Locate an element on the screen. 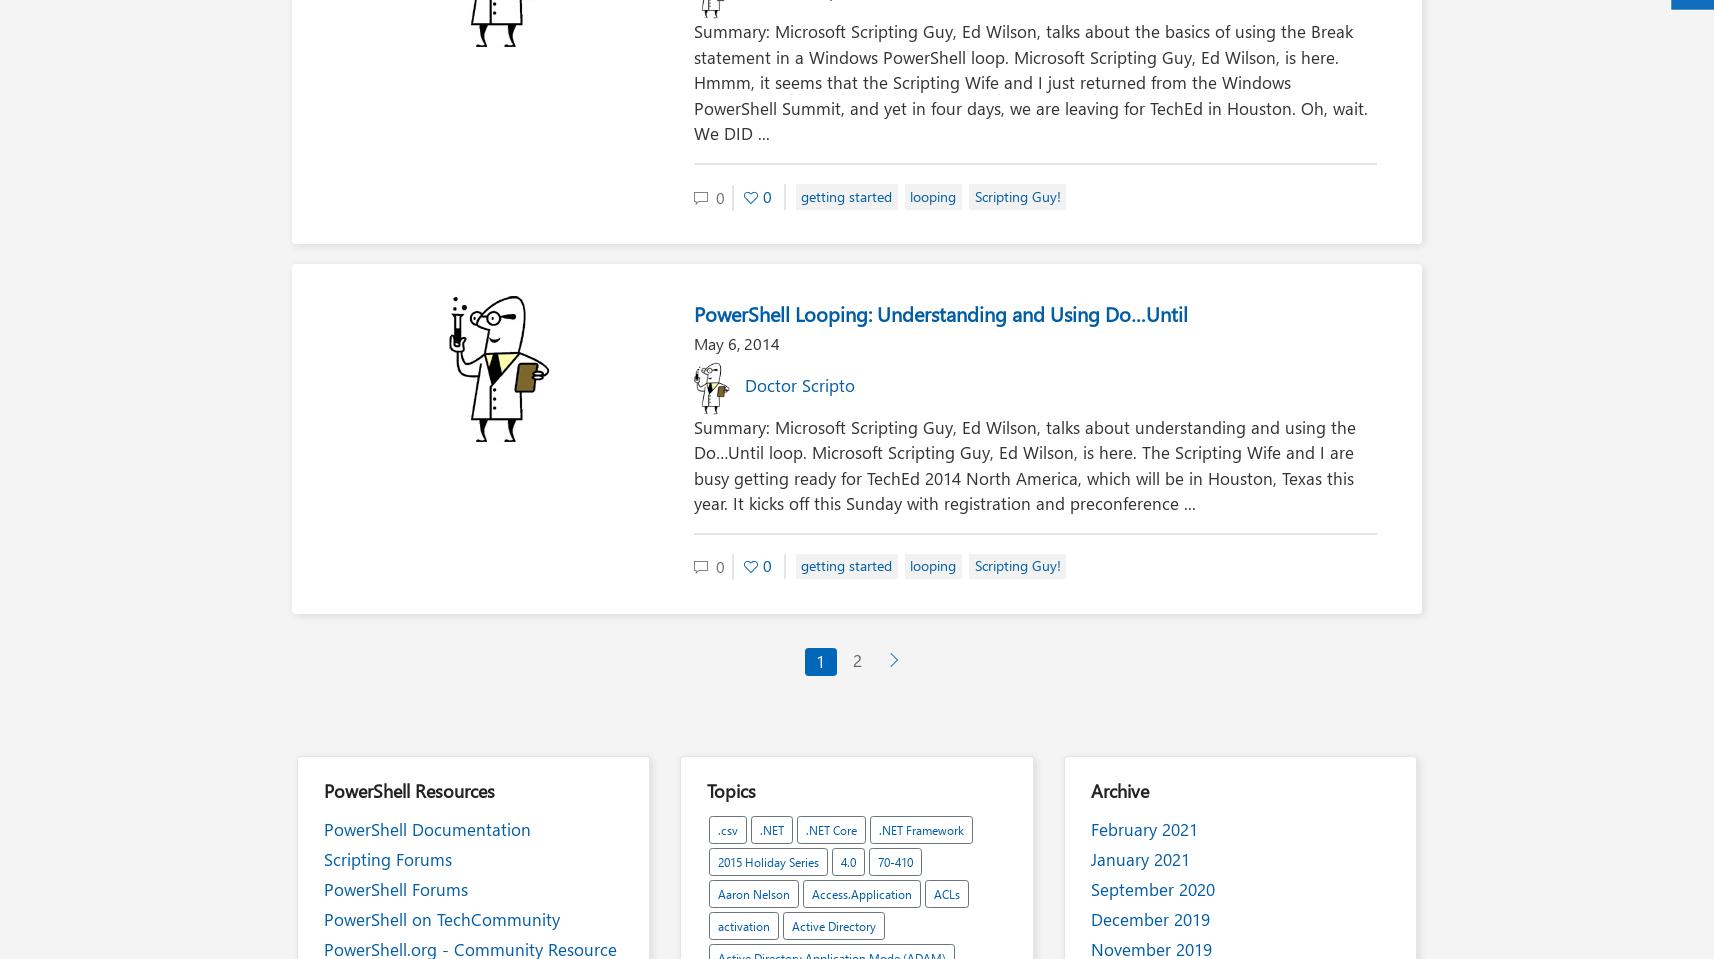 The image size is (1714, 959). 'December 2019' is located at coordinates (1148, 917).